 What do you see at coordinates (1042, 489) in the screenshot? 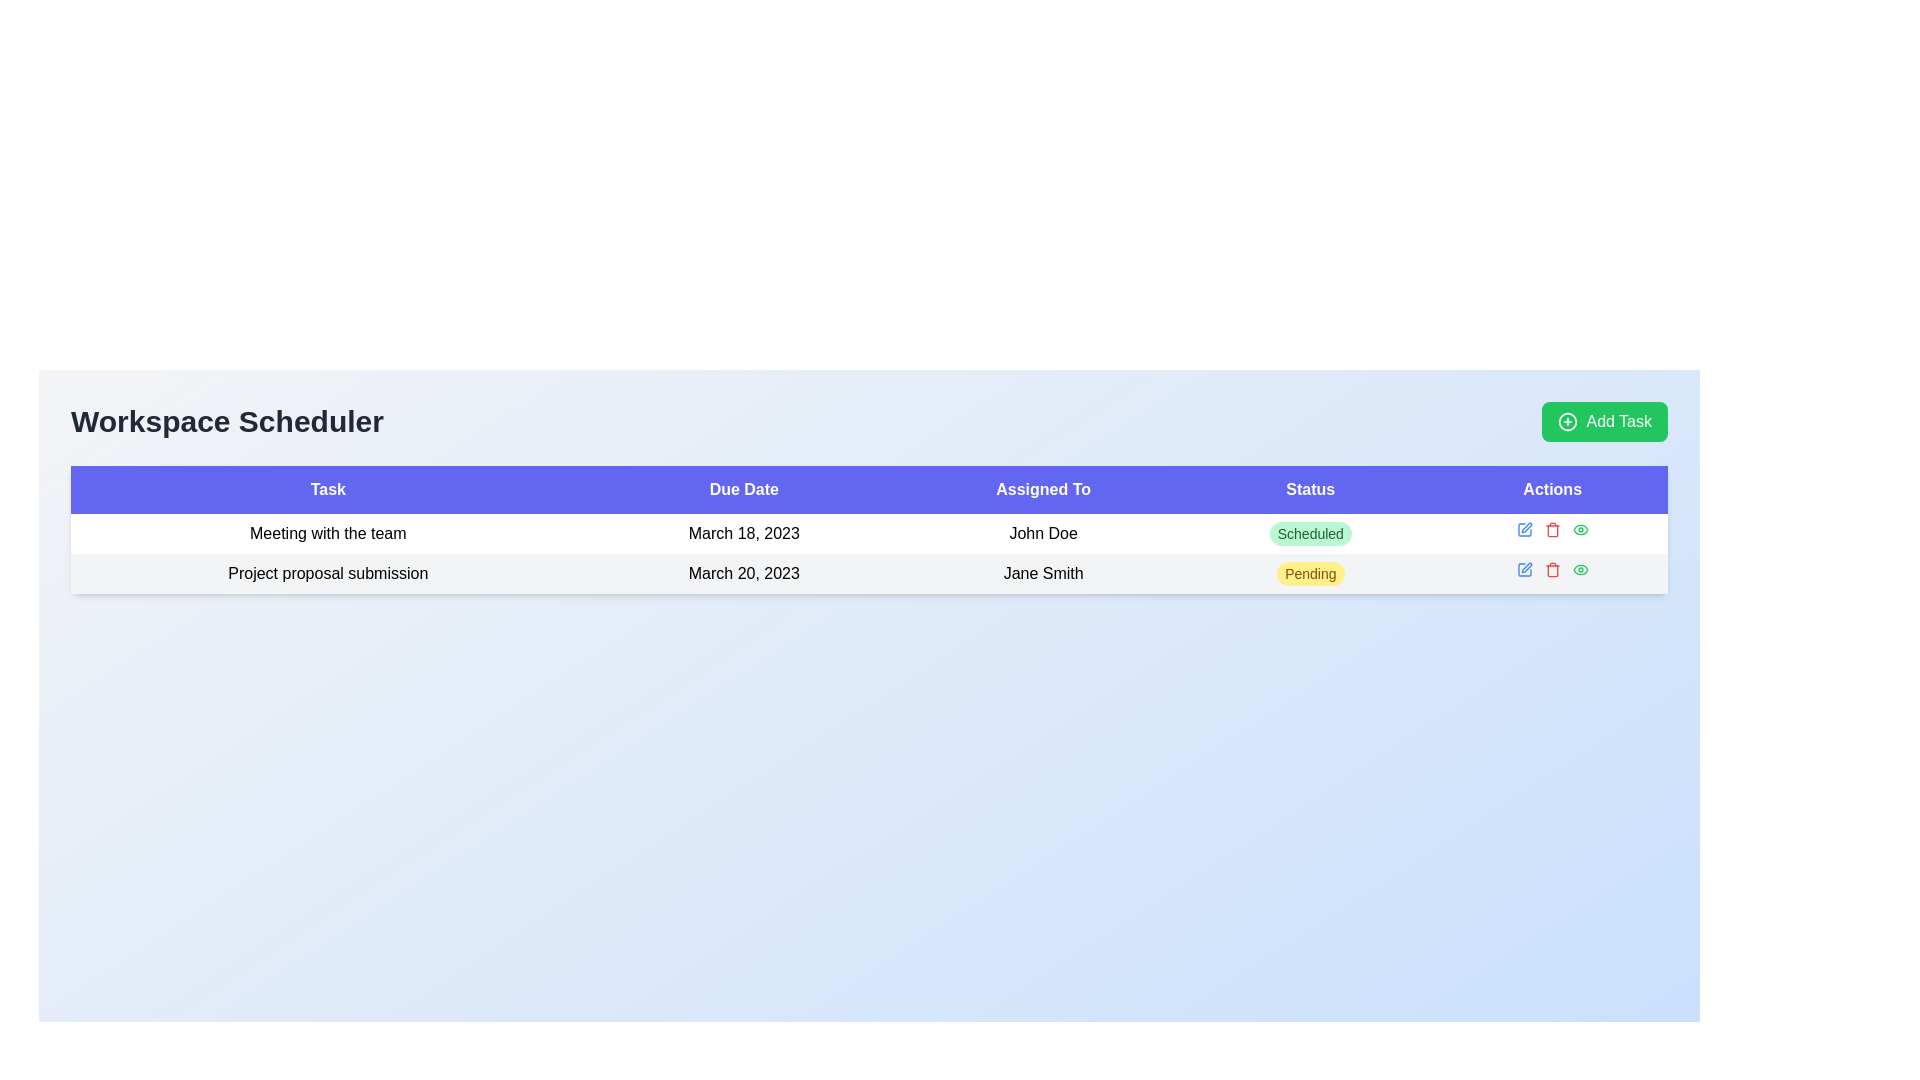
I see `the 'Assigned To' column header label in the data table, which is the third column header located between the 'Due Date' and 'Status' headers` at bounding box center [1042, 489].